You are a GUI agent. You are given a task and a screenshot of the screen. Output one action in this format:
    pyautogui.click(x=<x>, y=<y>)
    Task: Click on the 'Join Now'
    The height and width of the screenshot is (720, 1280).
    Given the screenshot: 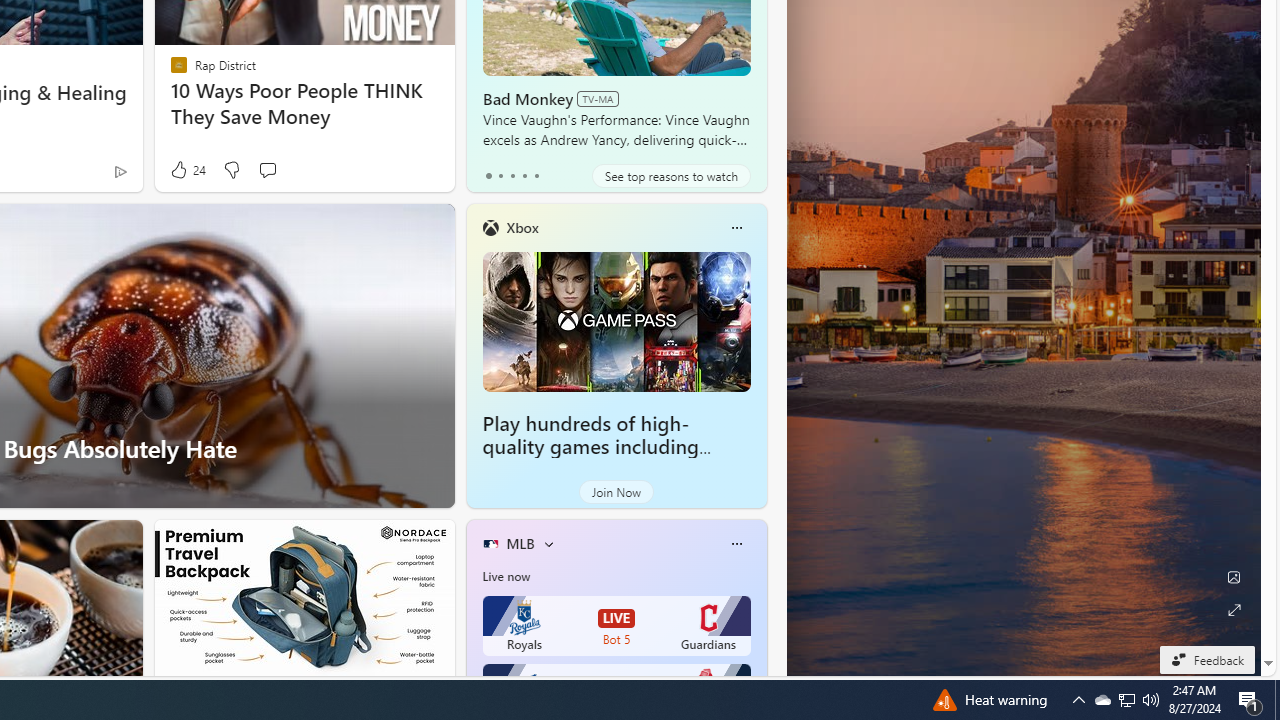 What is the action you would take?
    pyautogui.click(x=615, y=492)
    